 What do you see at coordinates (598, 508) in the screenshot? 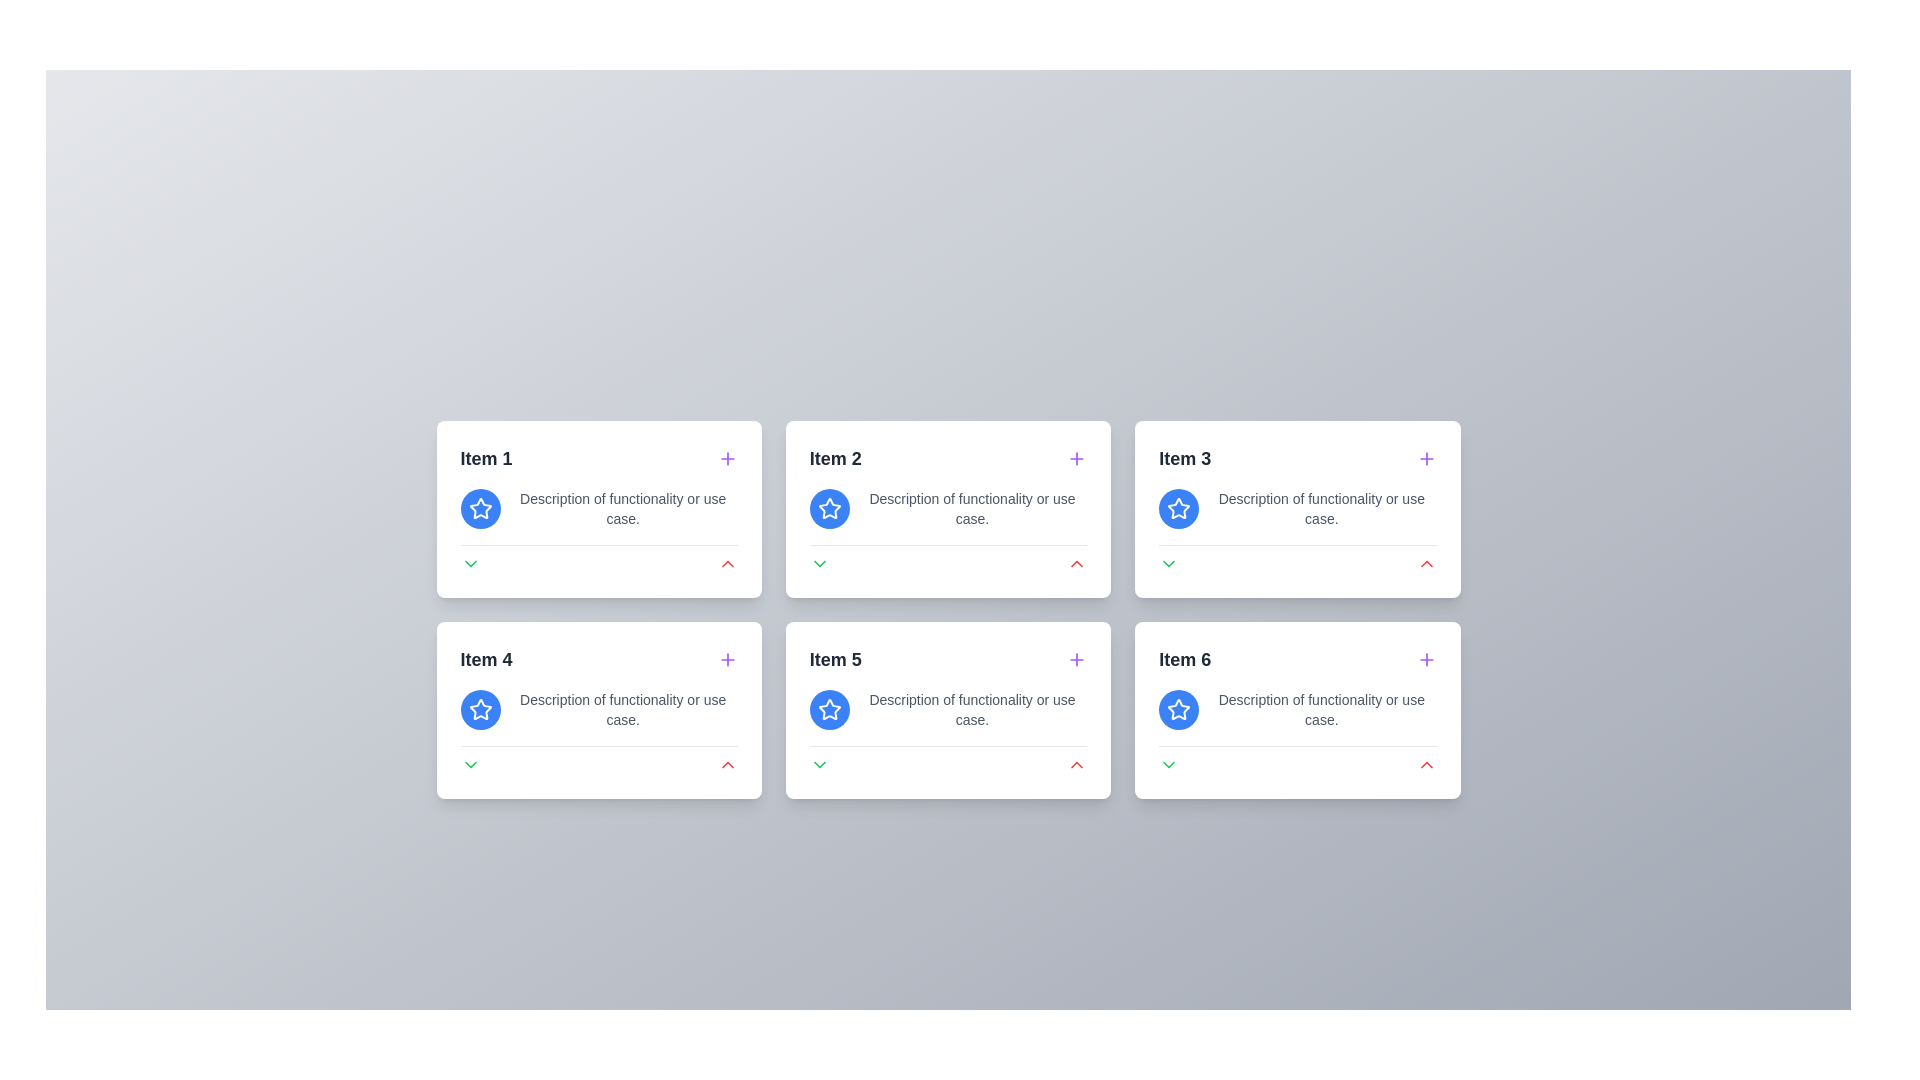
I see `the text 'Description of functionality or use case' associated with the blue circular icon containing a white star in the 'Item 1' card` at bounding box center [598, 508].